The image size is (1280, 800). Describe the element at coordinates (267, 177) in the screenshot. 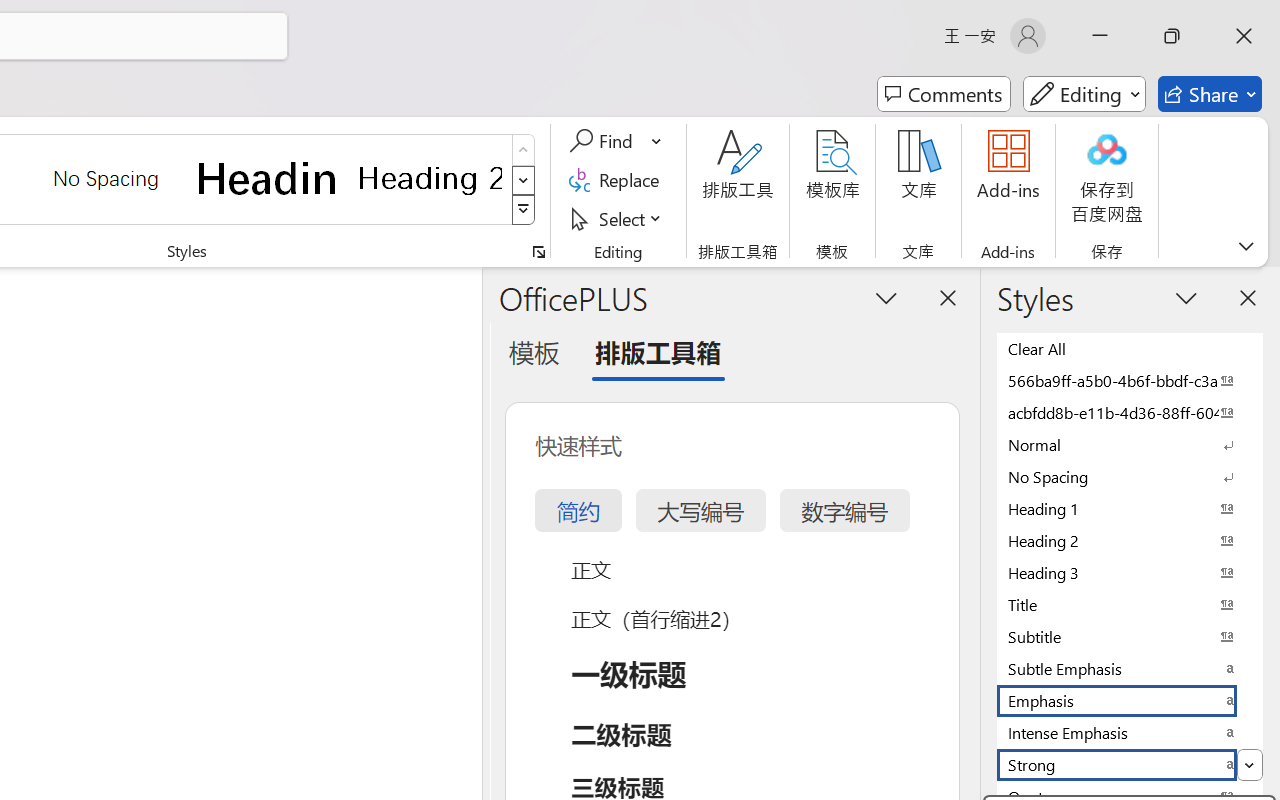

I see `'Heading 1'` at that location.